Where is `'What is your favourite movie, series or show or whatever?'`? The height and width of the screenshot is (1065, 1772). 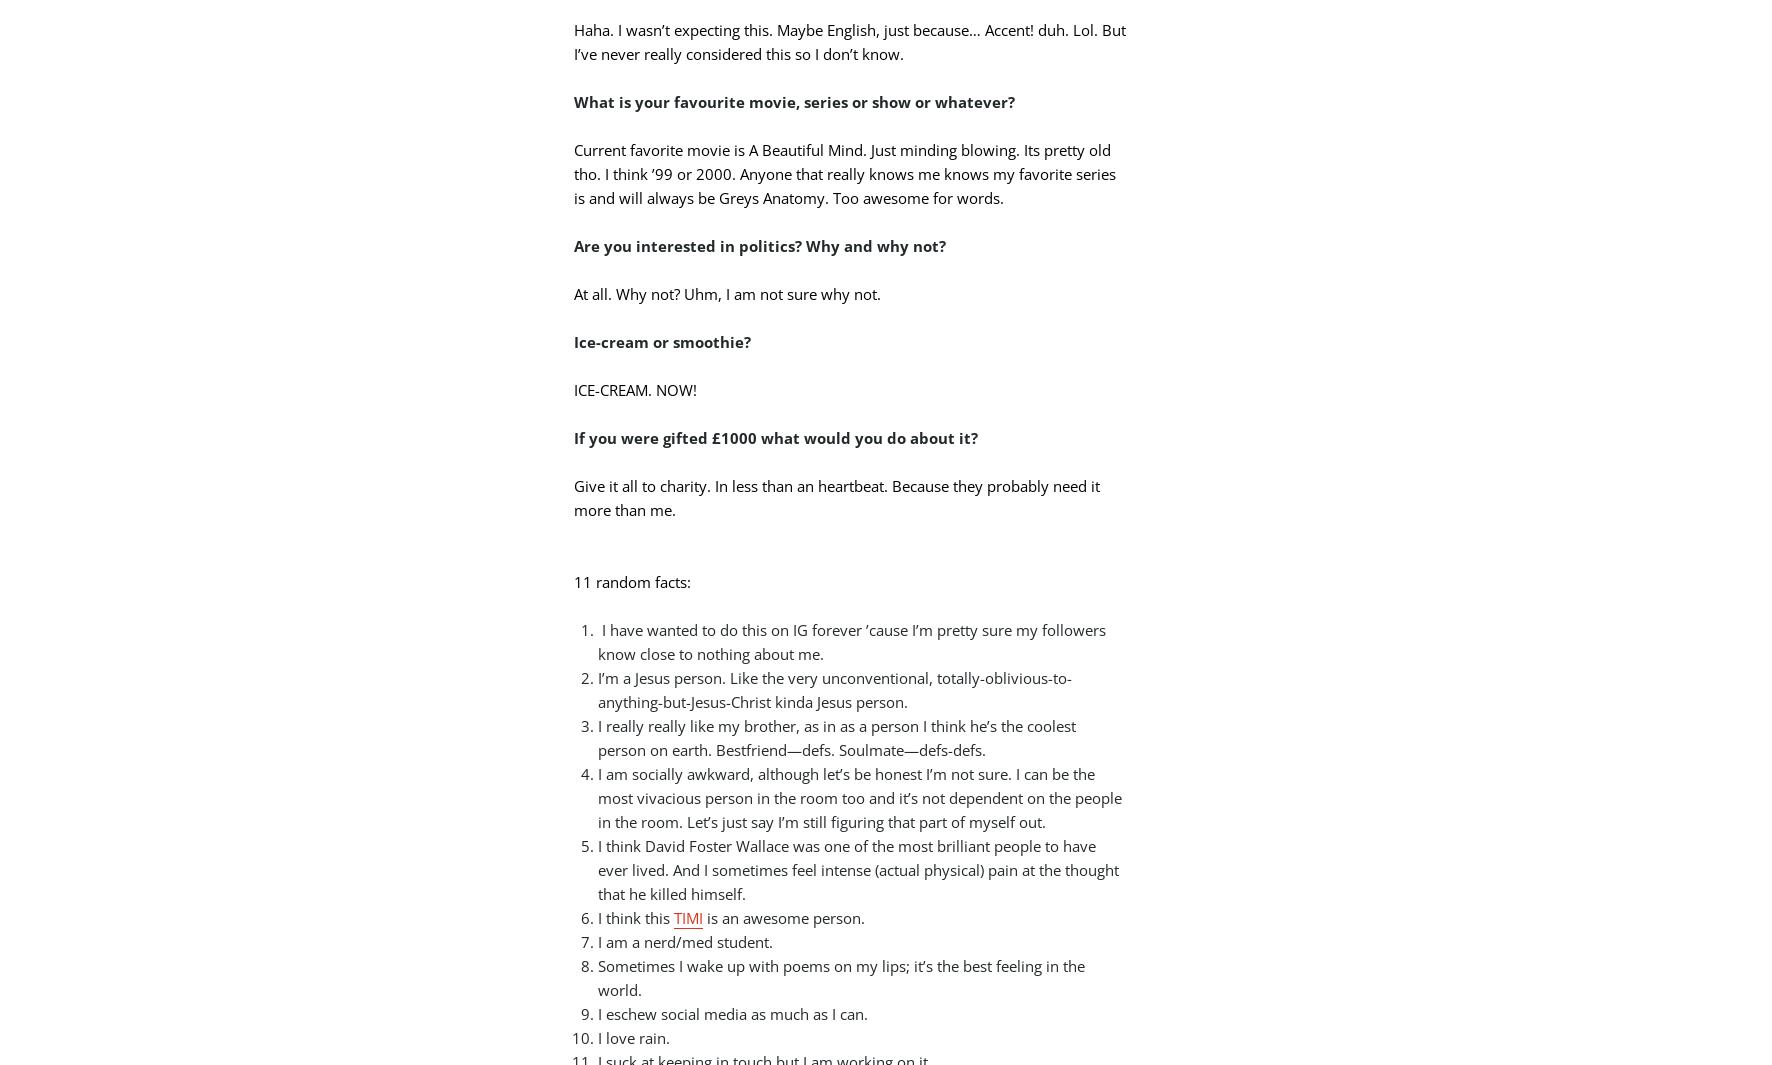 'What is your favourite movie, series or show or whatever?' is located at coordinates (794, 99).